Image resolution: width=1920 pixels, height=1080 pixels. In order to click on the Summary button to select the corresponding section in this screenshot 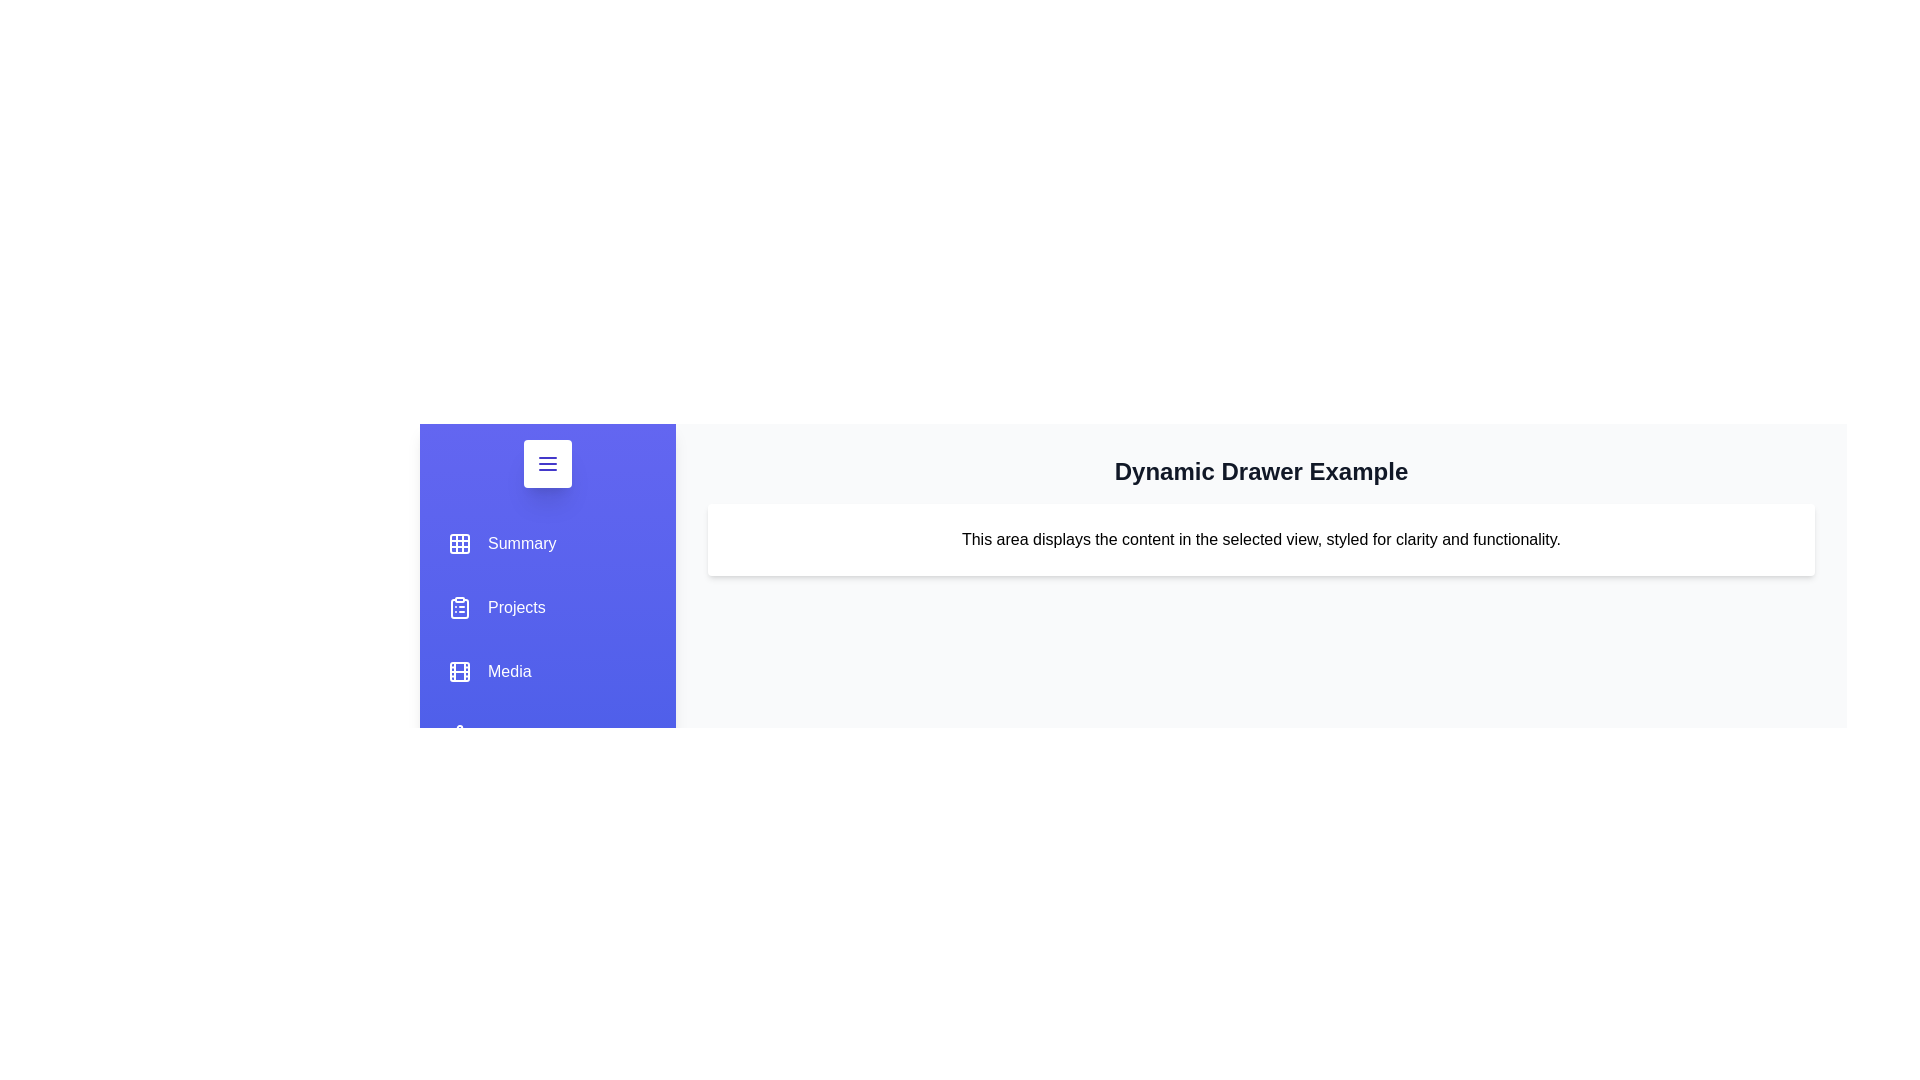, I will do `click(502, 543)`.